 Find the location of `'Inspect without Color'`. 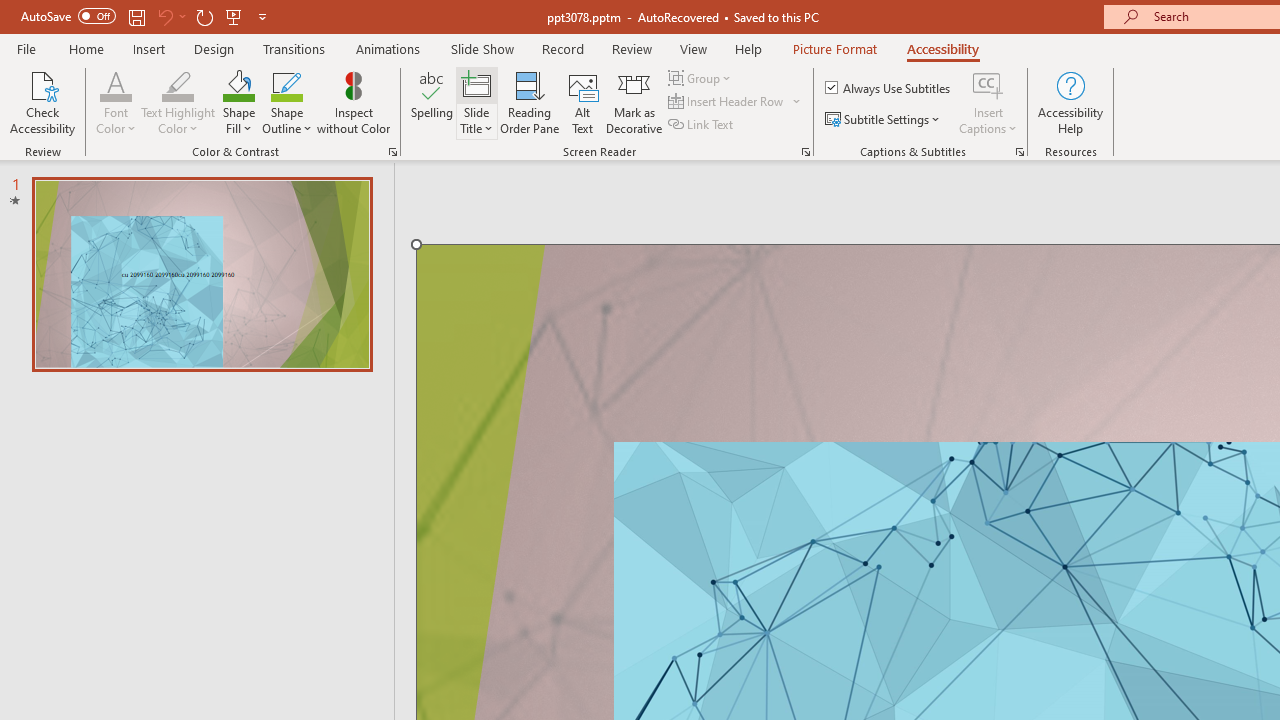

'Inspect without Color' is located at coordinates (353, 103).